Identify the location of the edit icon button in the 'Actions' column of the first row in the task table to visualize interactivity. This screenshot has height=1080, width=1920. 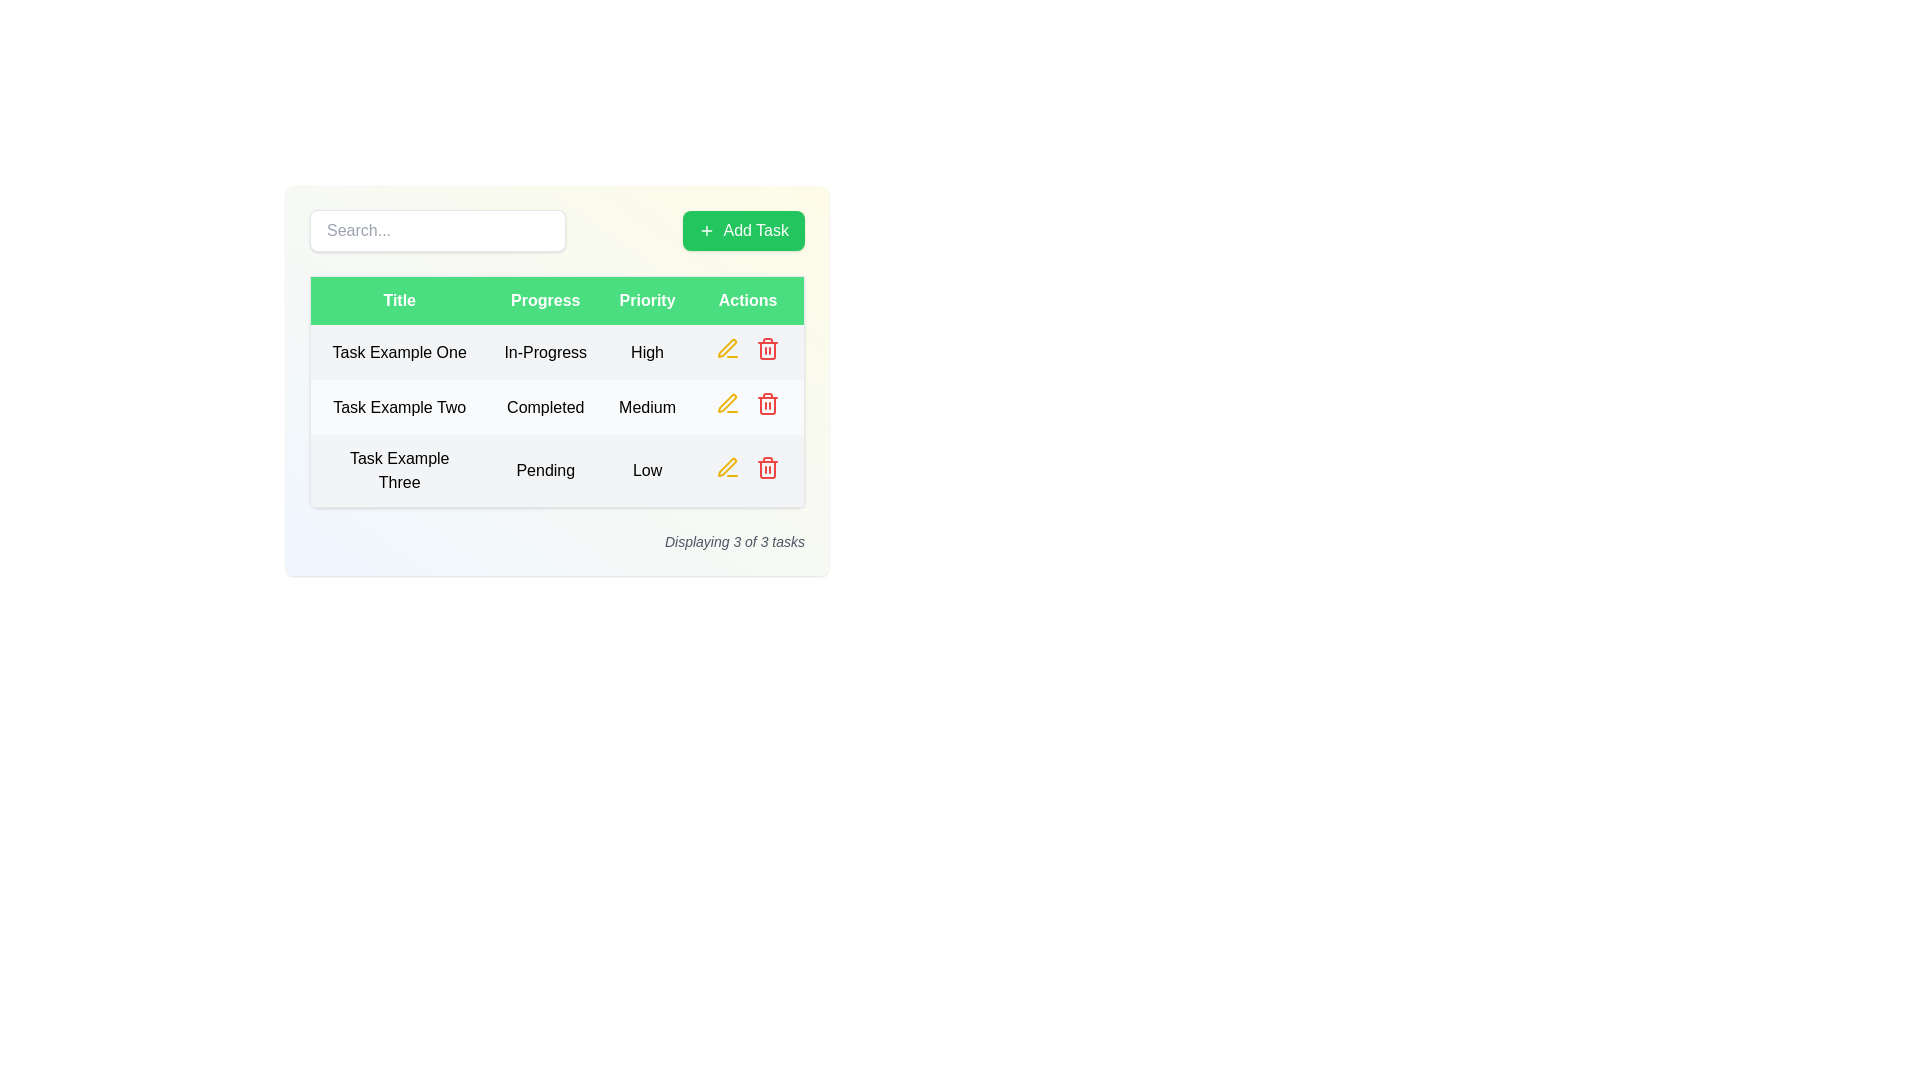
(727, 347).